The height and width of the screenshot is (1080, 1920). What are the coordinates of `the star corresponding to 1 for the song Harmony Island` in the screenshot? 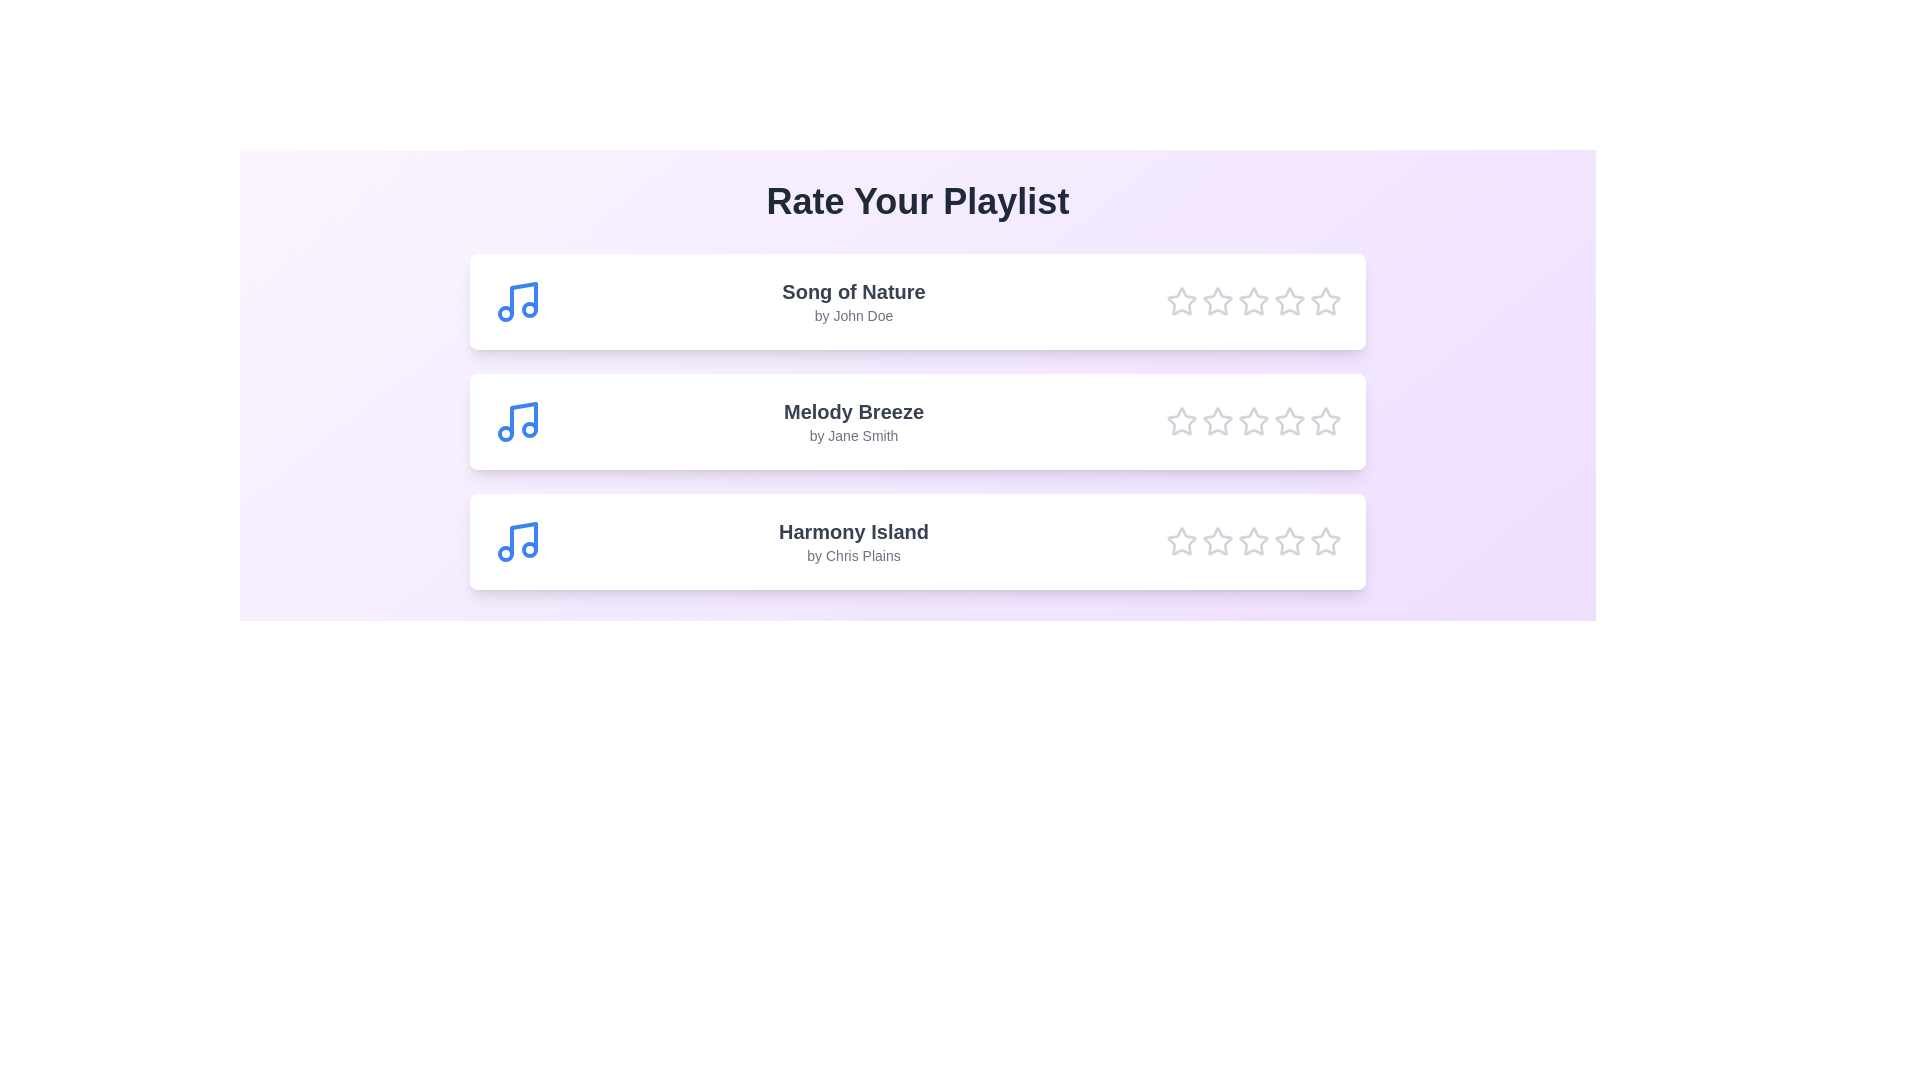 It's located at (1181, 542).